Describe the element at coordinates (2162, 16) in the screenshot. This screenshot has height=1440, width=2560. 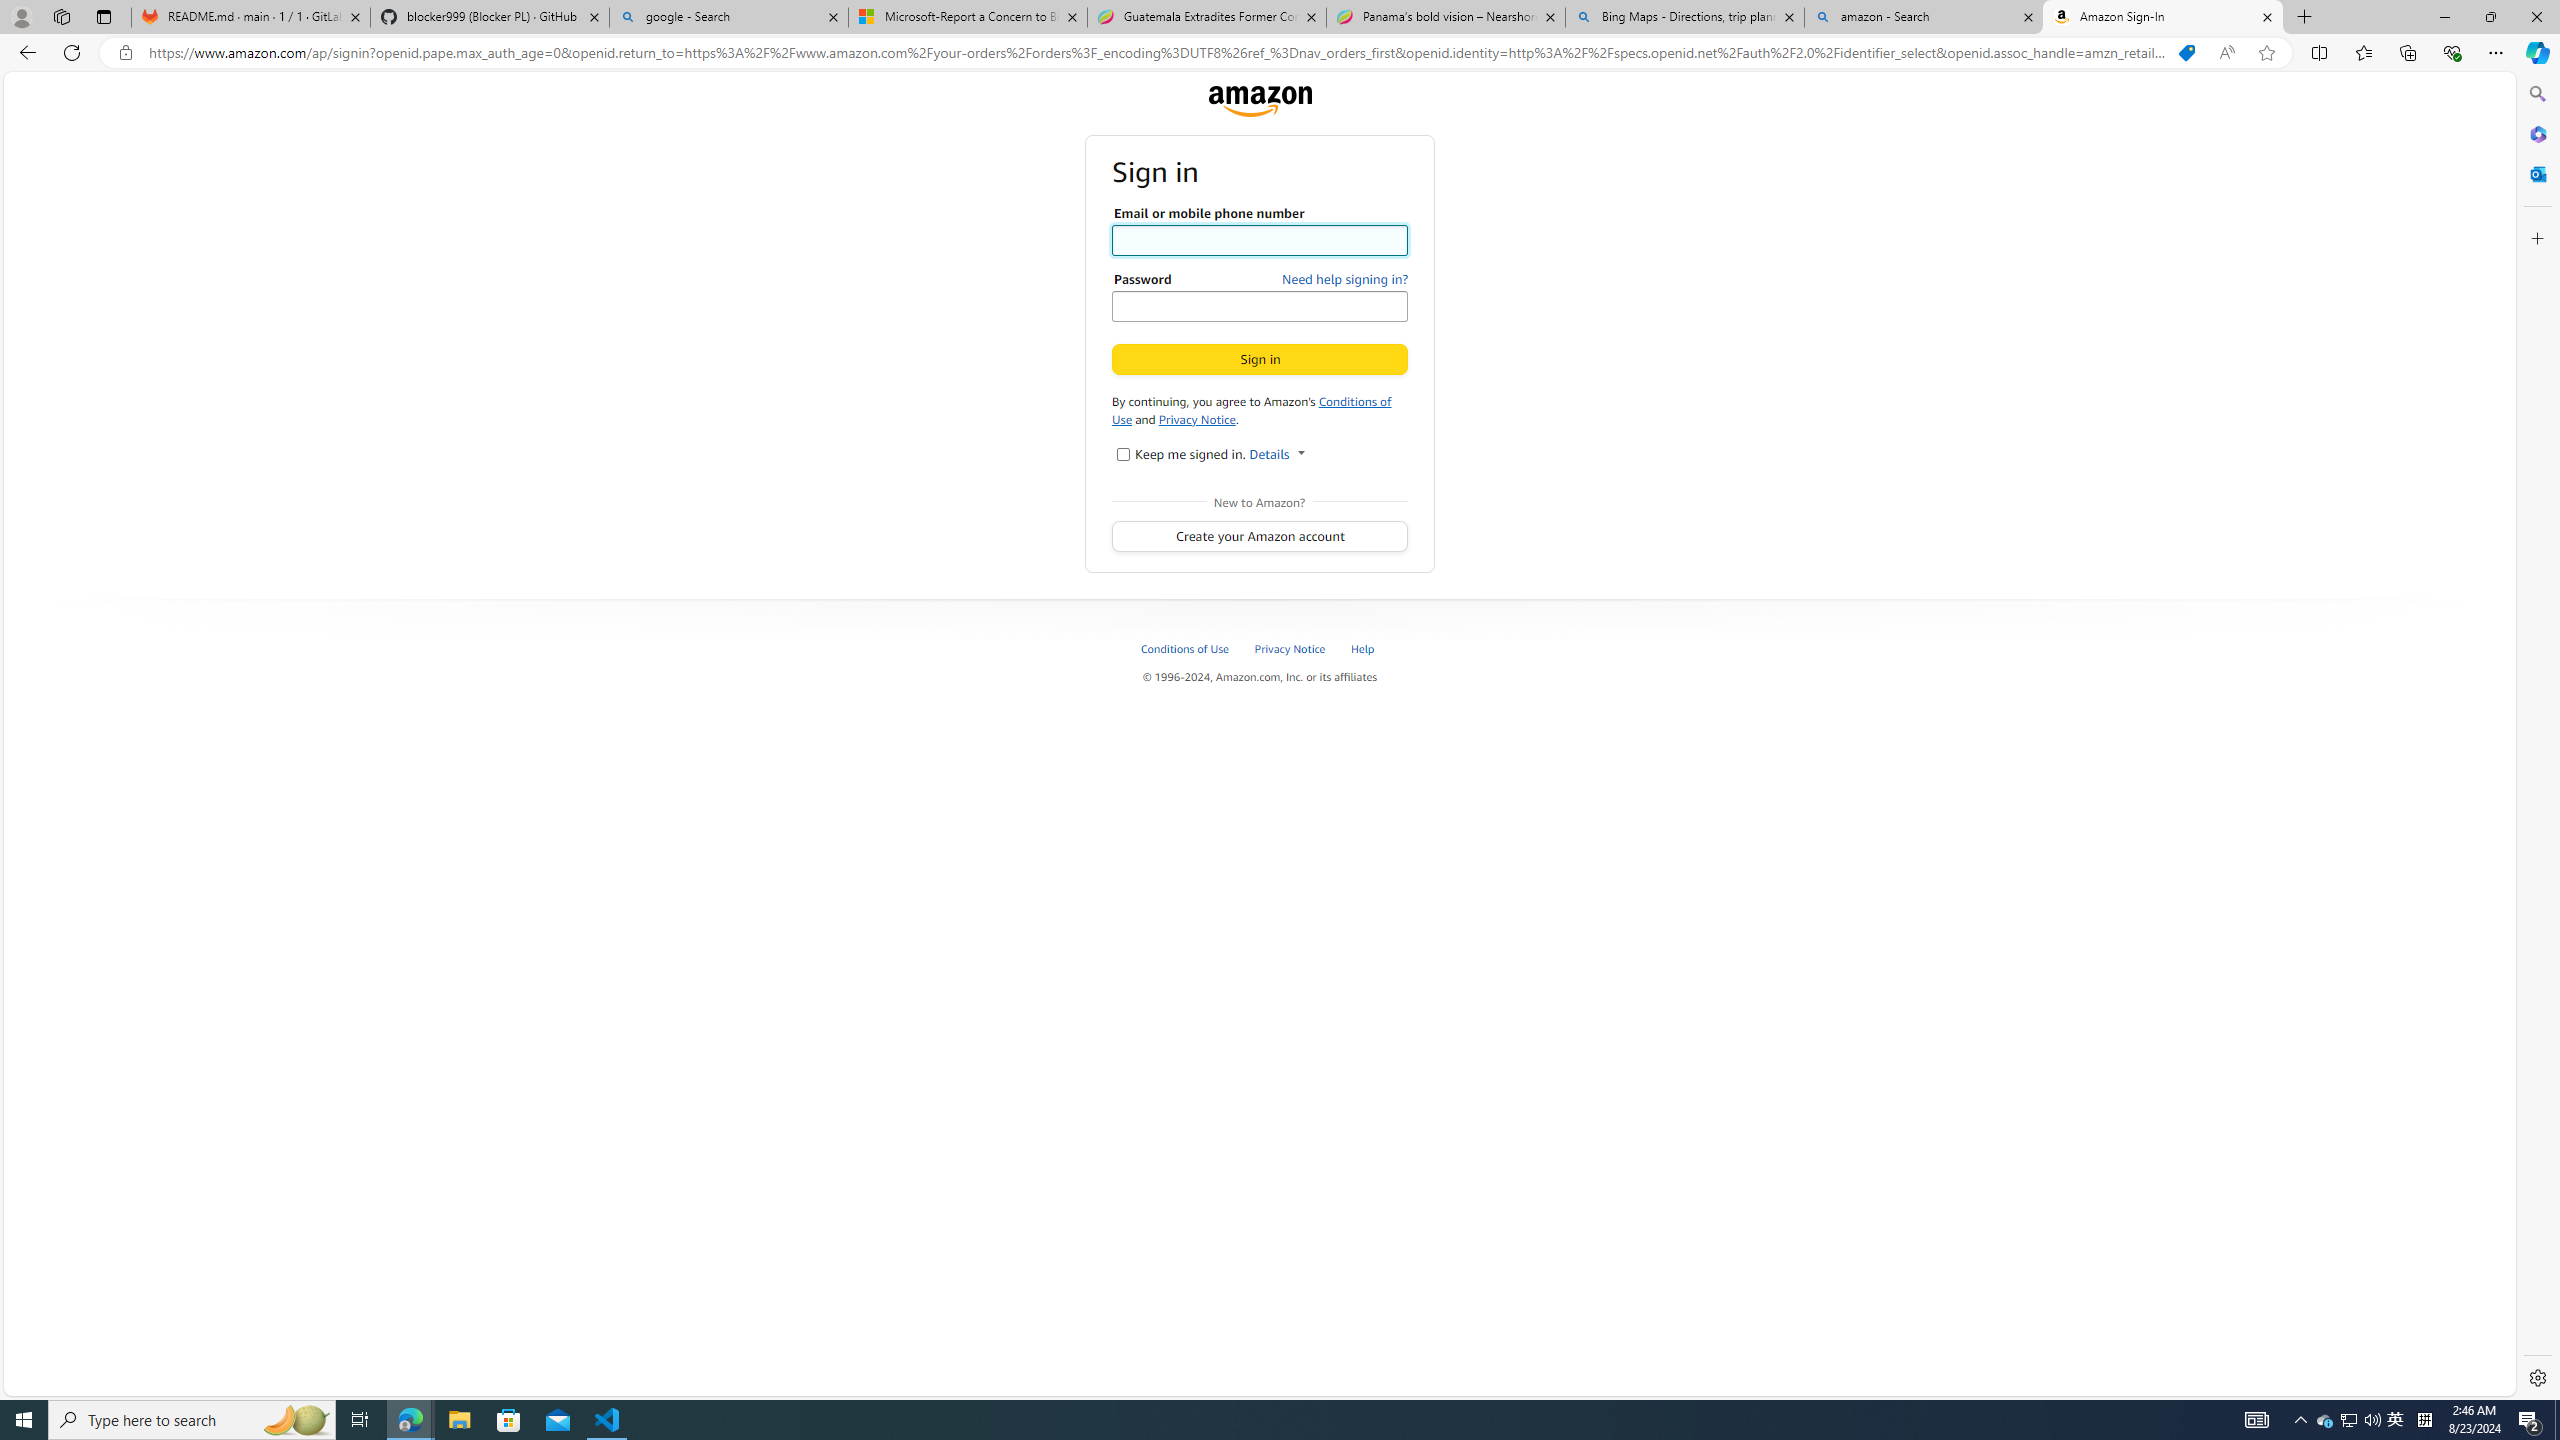
I see `'Amazon Sign-In'` at that location.